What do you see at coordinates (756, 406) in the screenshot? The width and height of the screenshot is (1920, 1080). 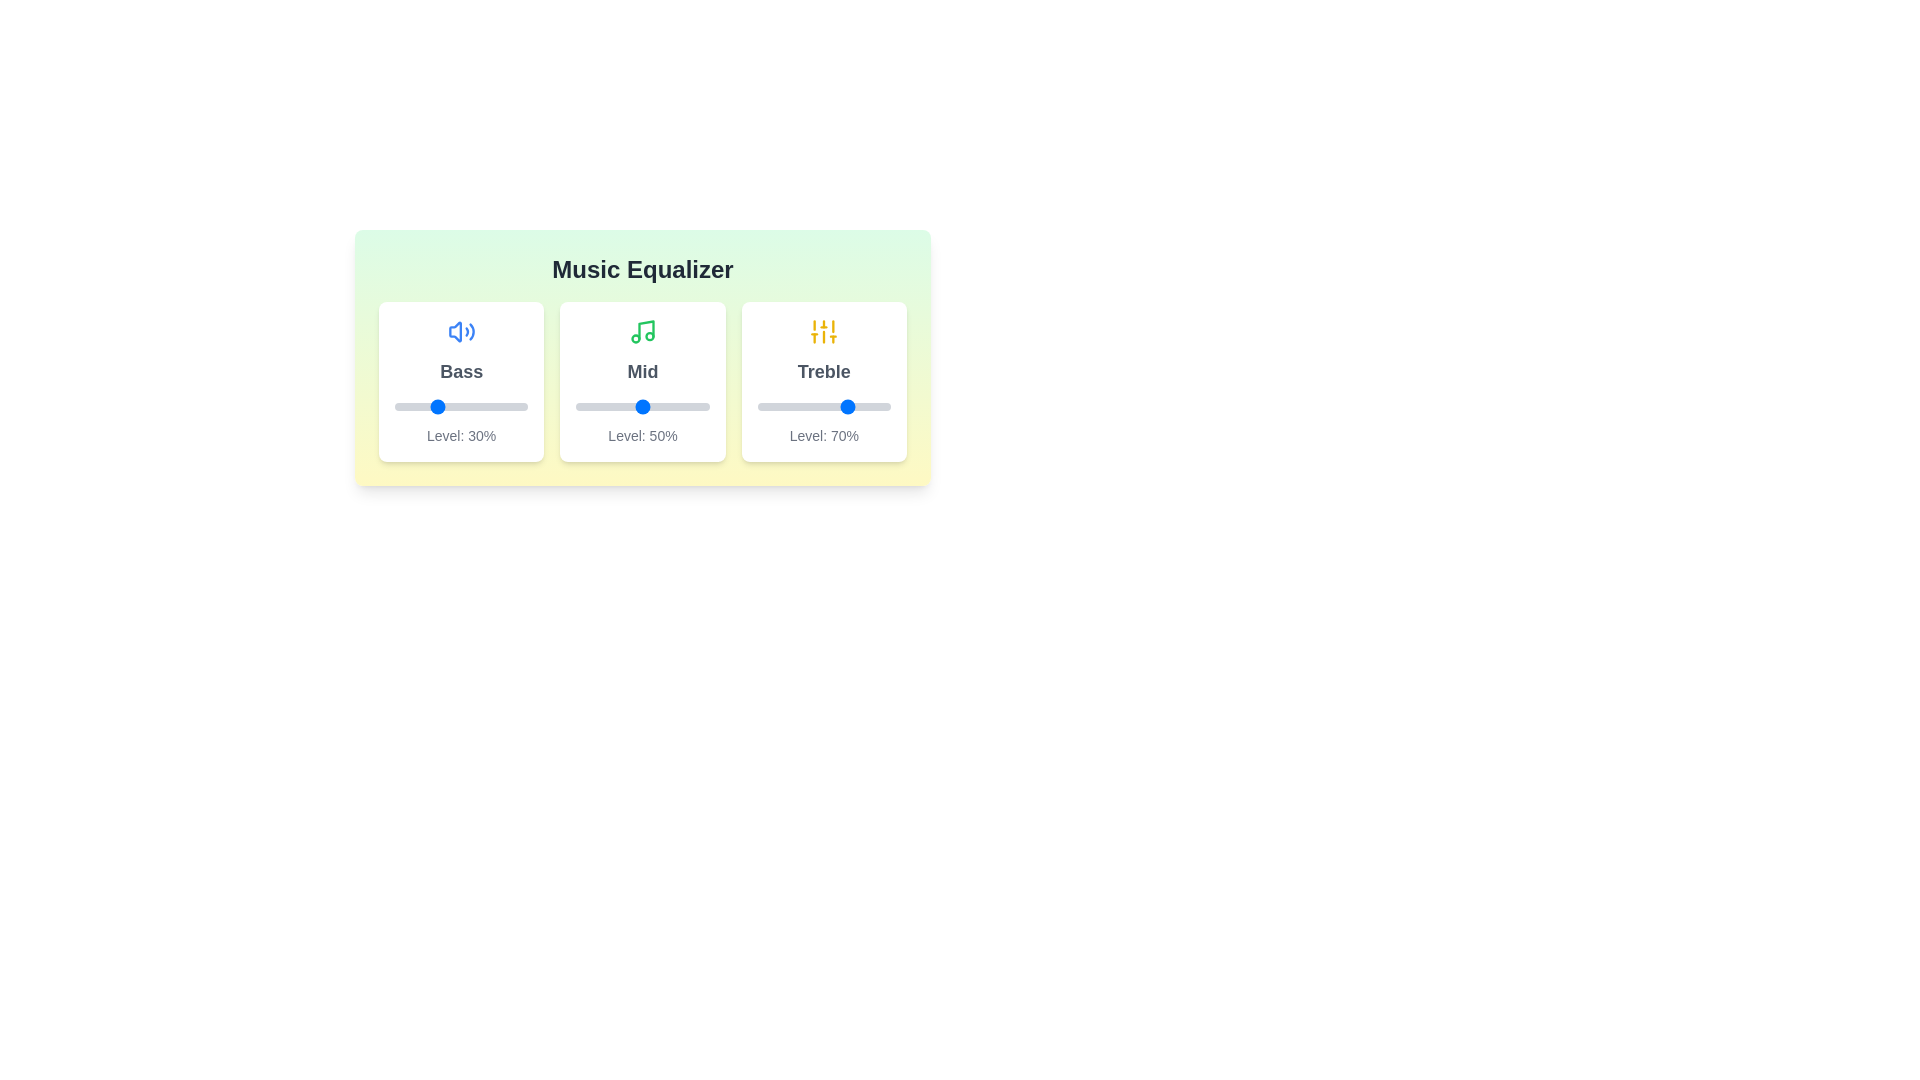 I see `the Treble slider to set its value to 0` at bounding box center [756, 406].